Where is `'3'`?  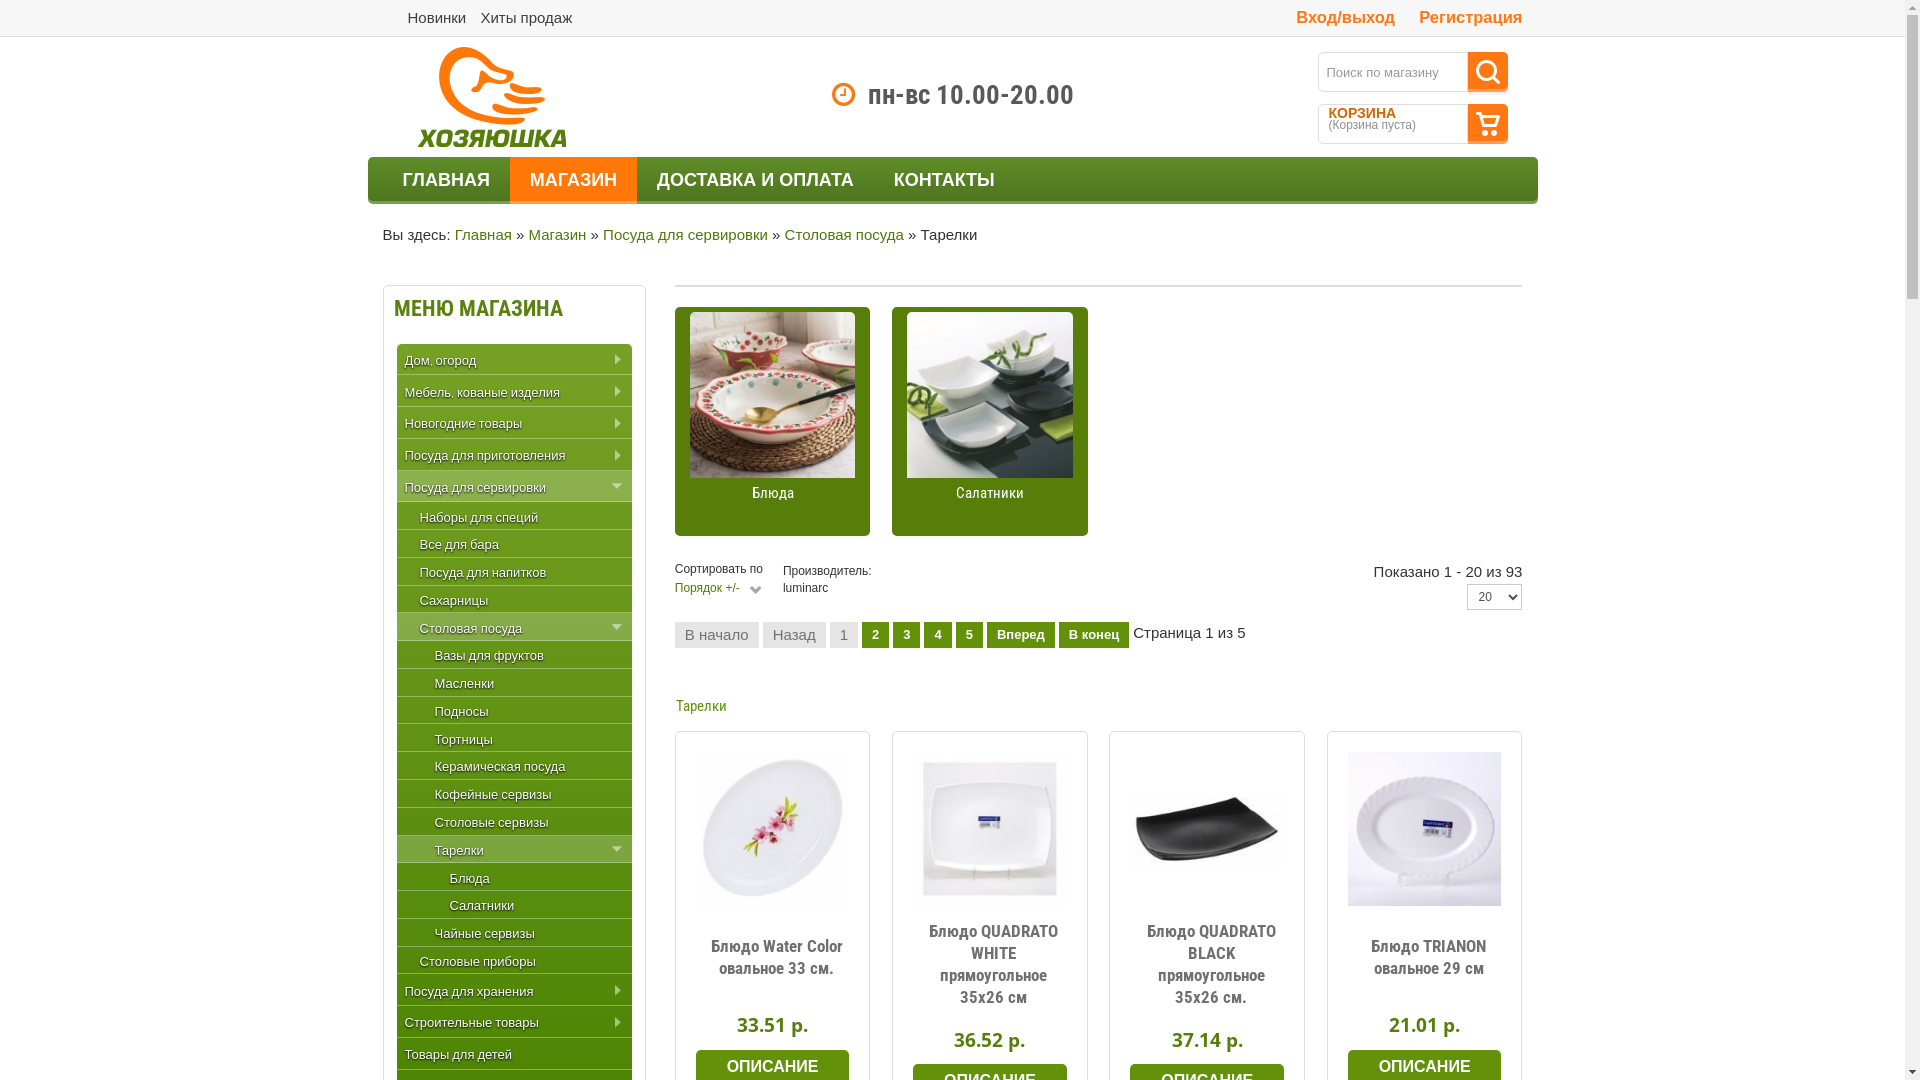
'3' is located at coordinates (905, 635).